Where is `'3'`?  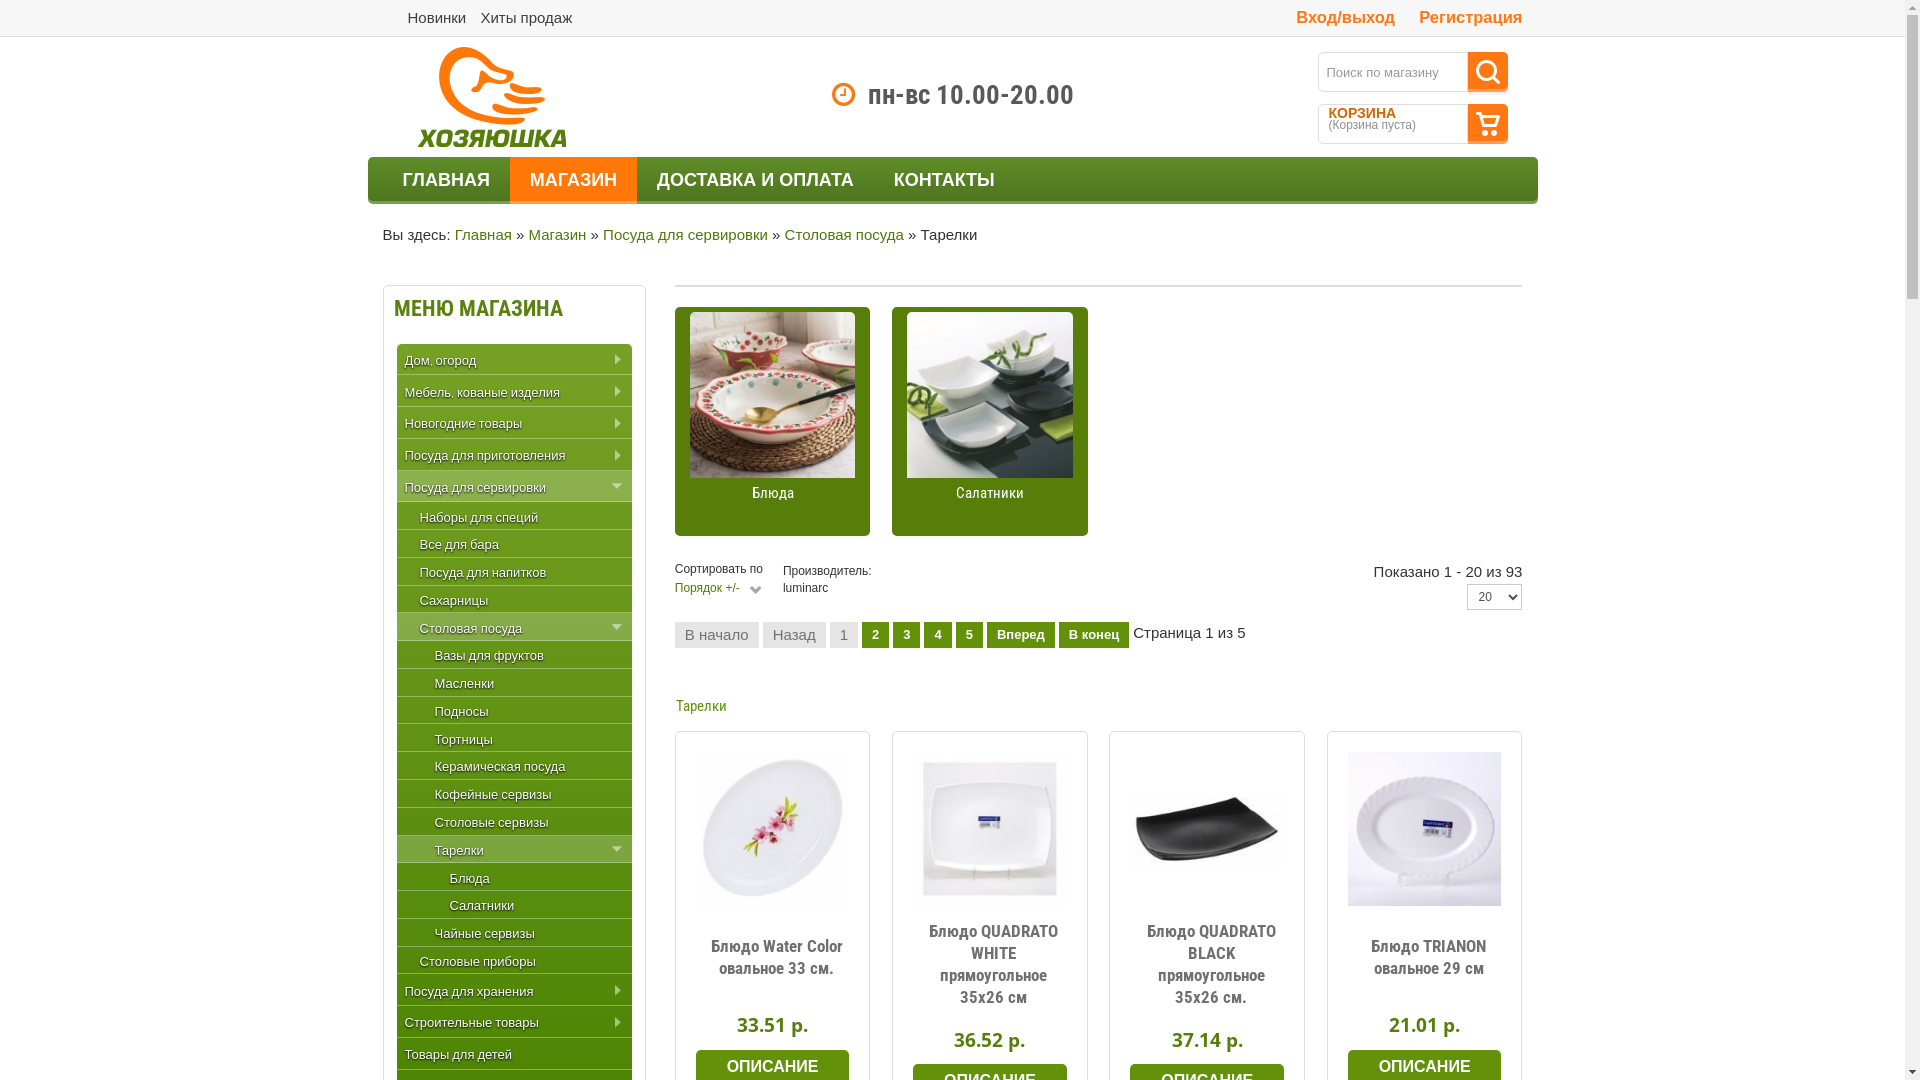
'3' is located at coordinates (905, 635).